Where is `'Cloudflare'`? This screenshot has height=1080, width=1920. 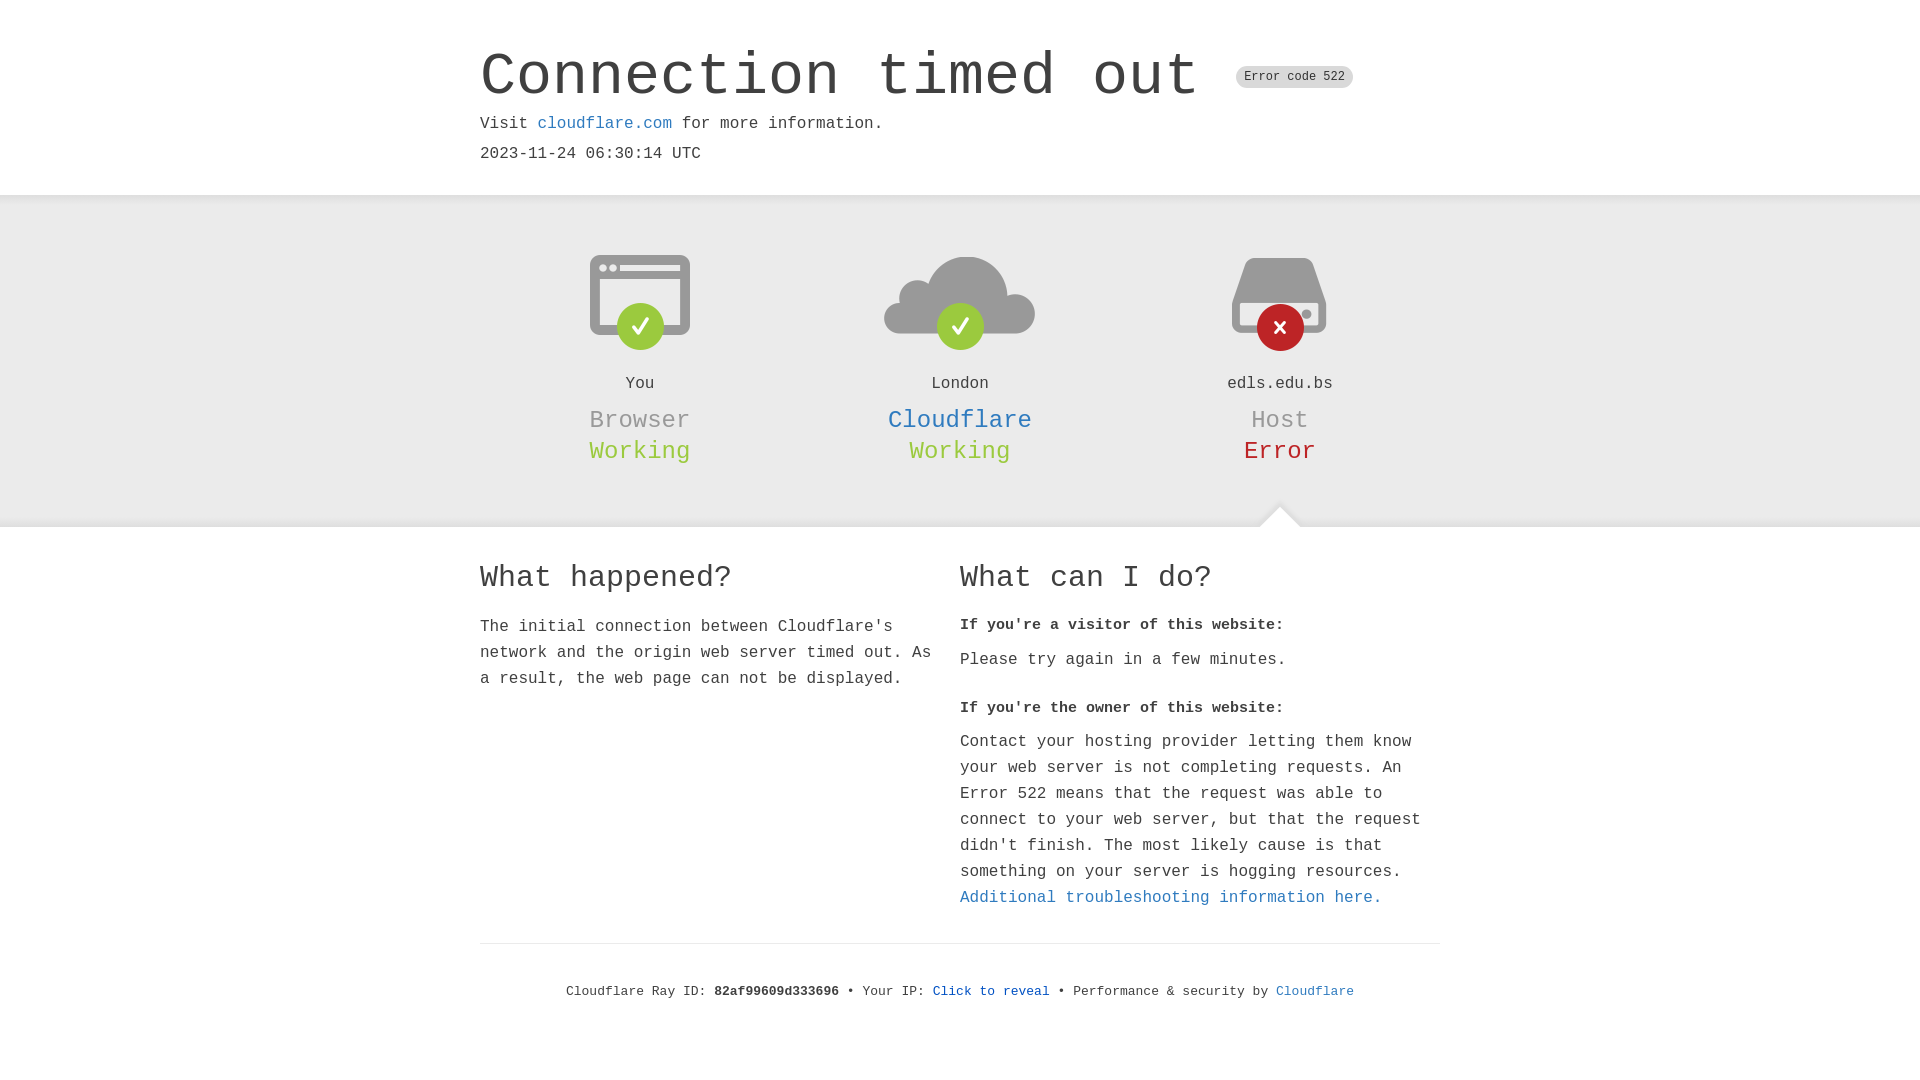
'Cloudflare' is located at coordinates (1275, 991).